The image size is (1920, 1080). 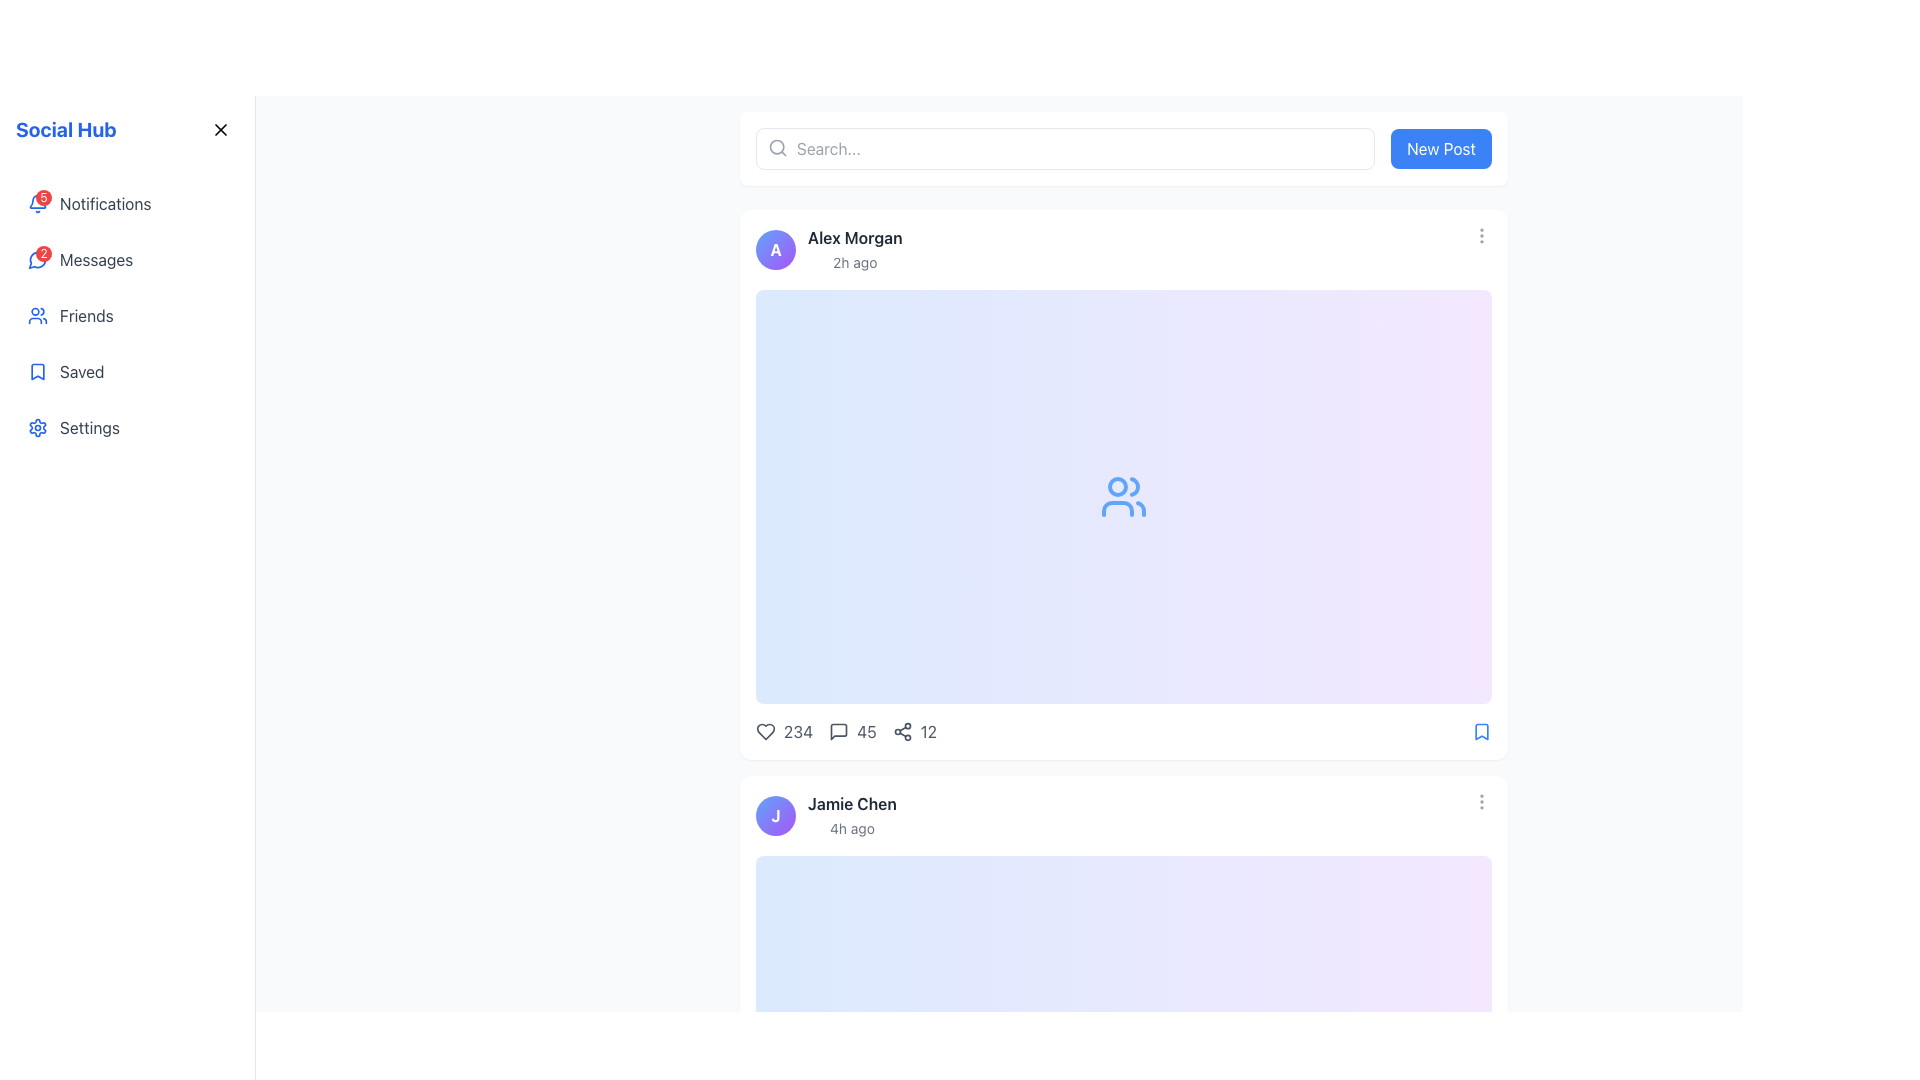 I want to click on the speech bubble icon in the navigation menu, which is styled in blue and positioned below the 'Notifications' icon and above the 'Friends' icon, so click(x=37, y=259).